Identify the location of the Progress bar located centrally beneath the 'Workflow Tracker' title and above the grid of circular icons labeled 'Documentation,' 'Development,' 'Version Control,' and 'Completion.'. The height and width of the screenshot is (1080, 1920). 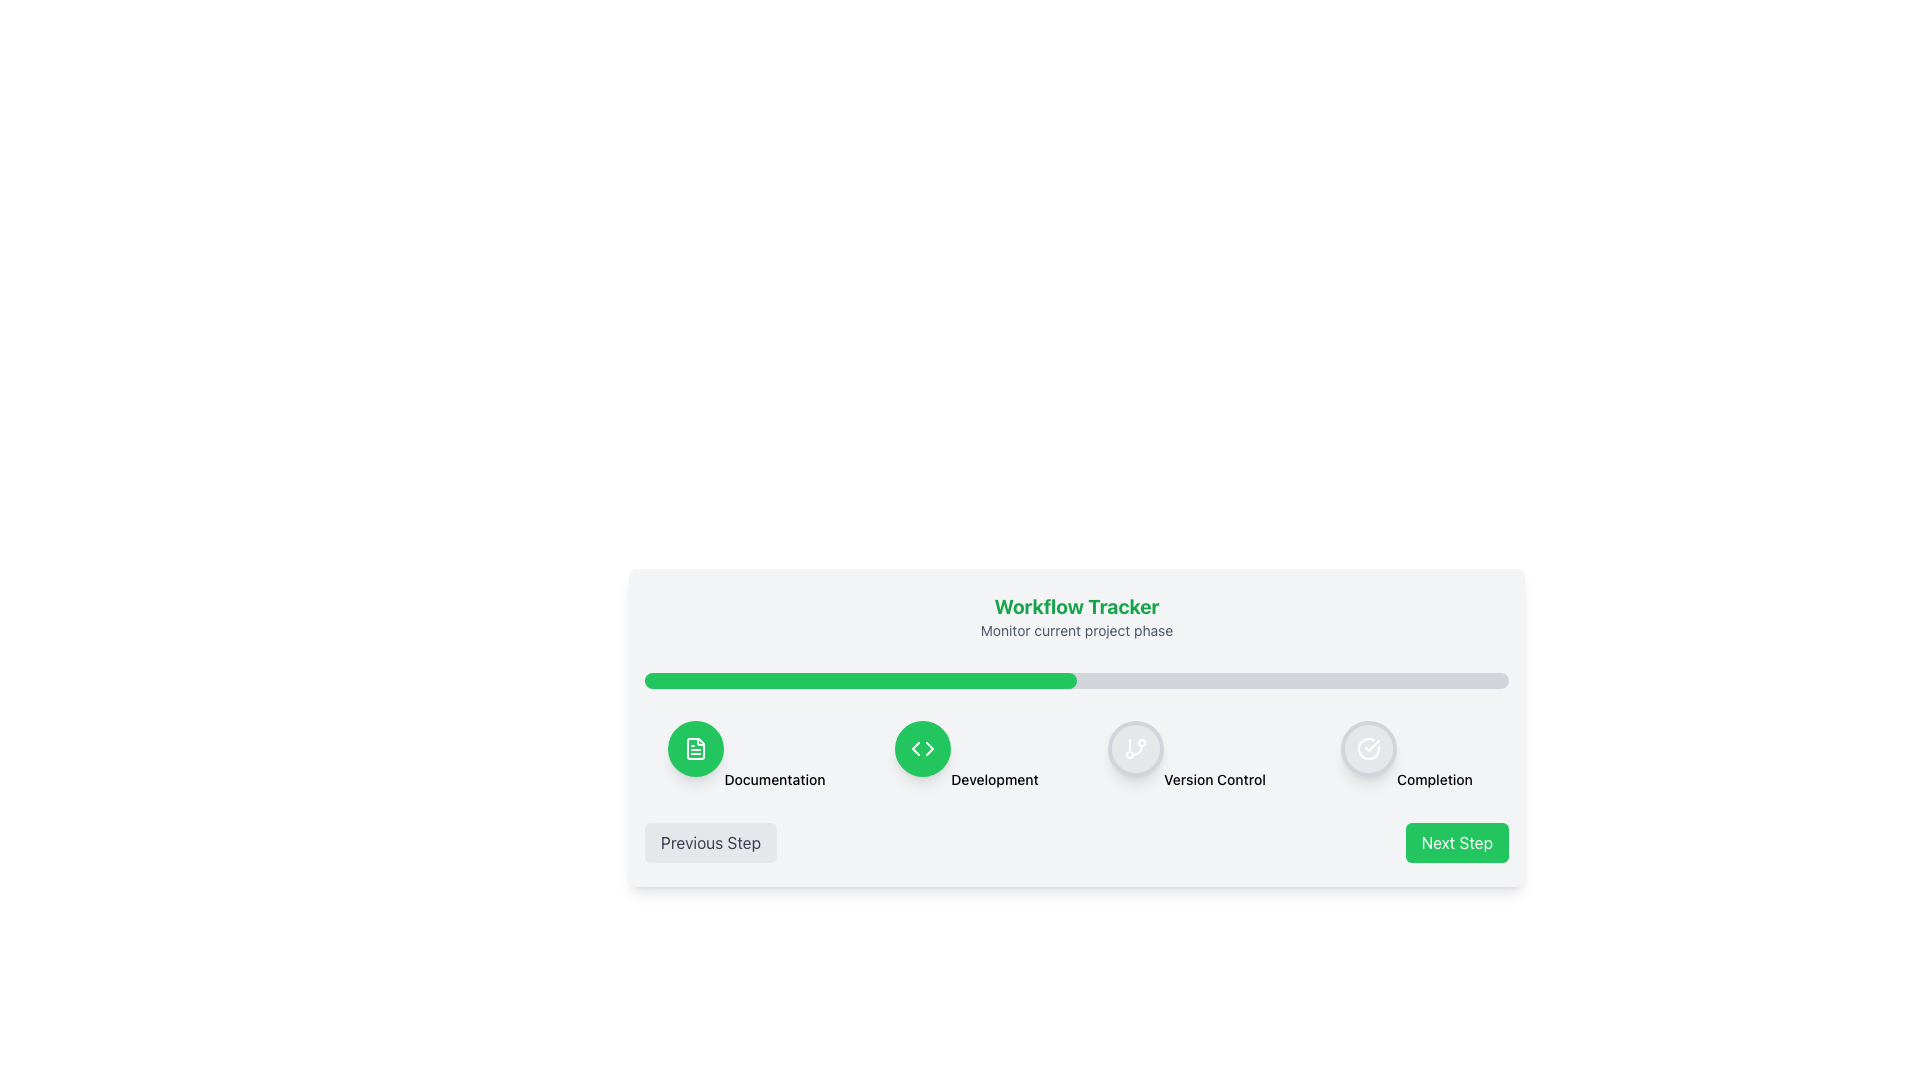
(1075, 680).